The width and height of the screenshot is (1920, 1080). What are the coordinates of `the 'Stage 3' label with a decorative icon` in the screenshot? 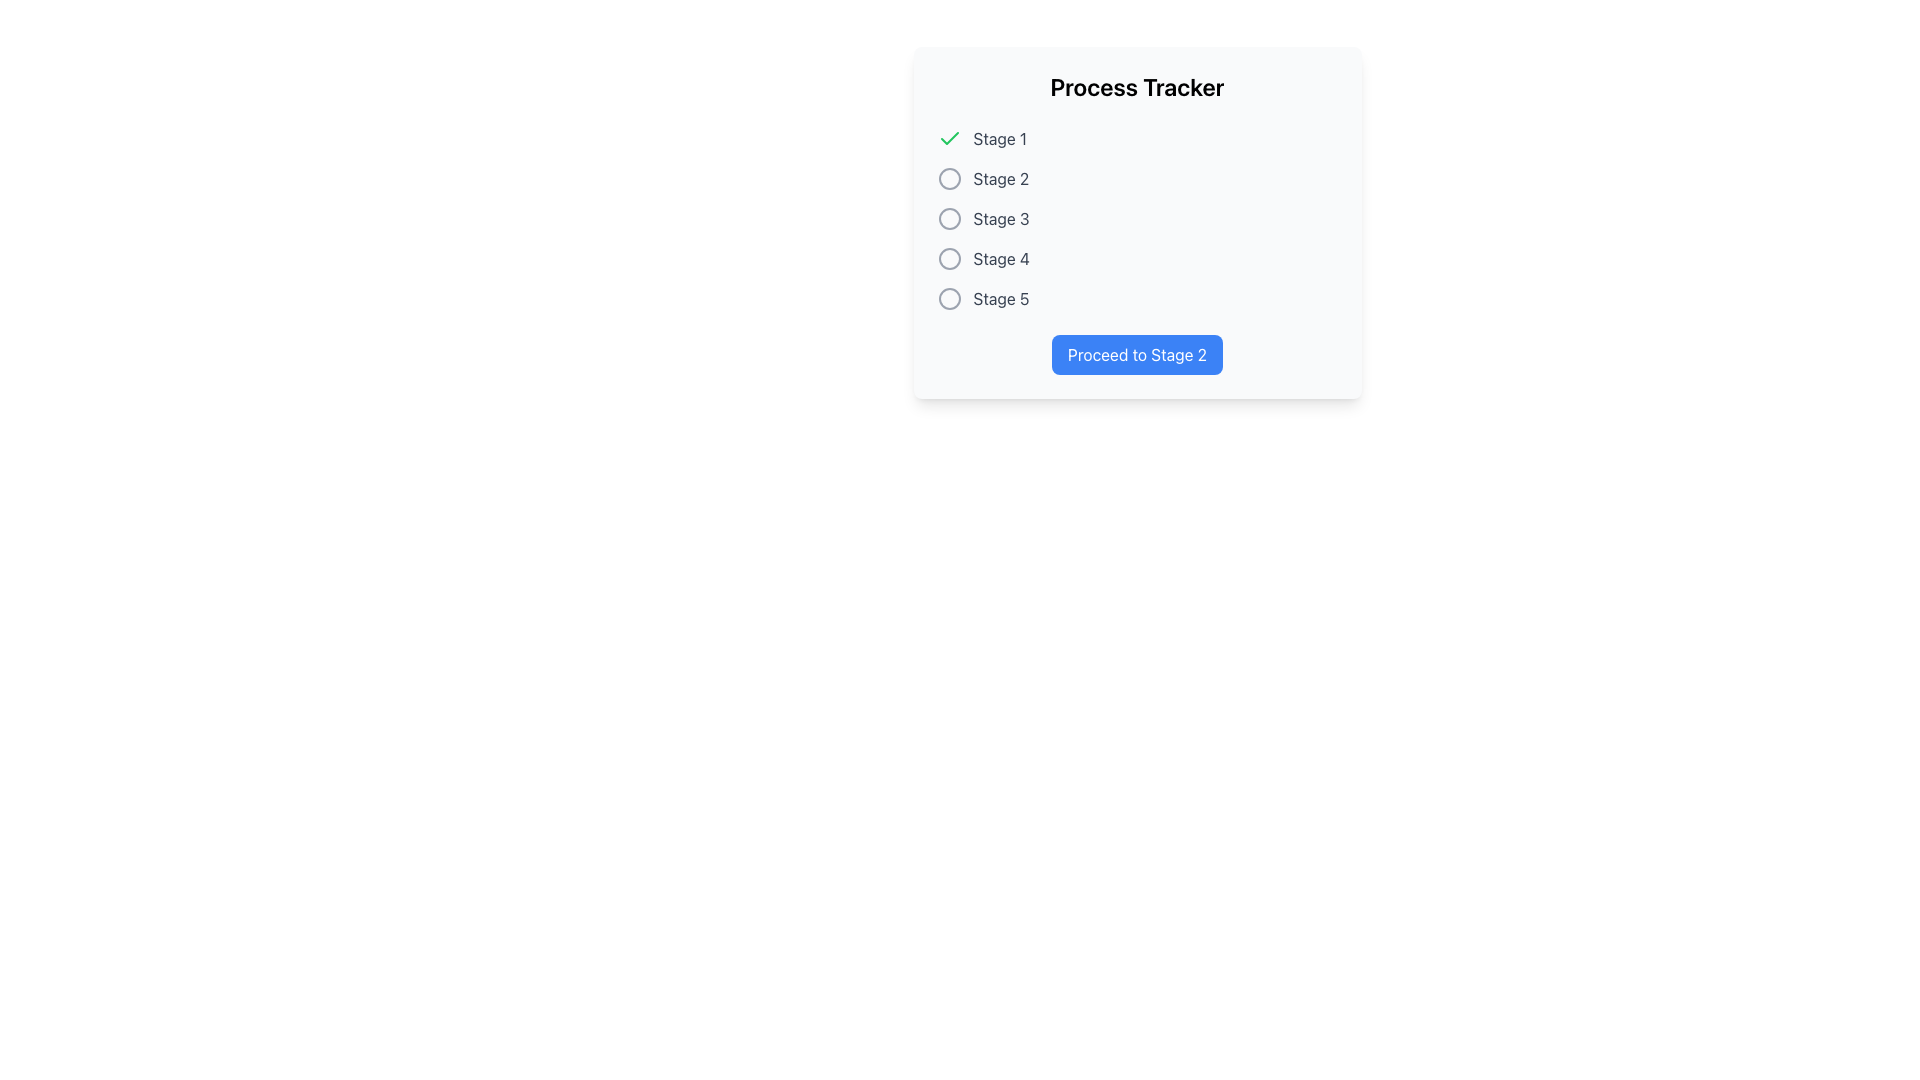 It's located at (983, 219).